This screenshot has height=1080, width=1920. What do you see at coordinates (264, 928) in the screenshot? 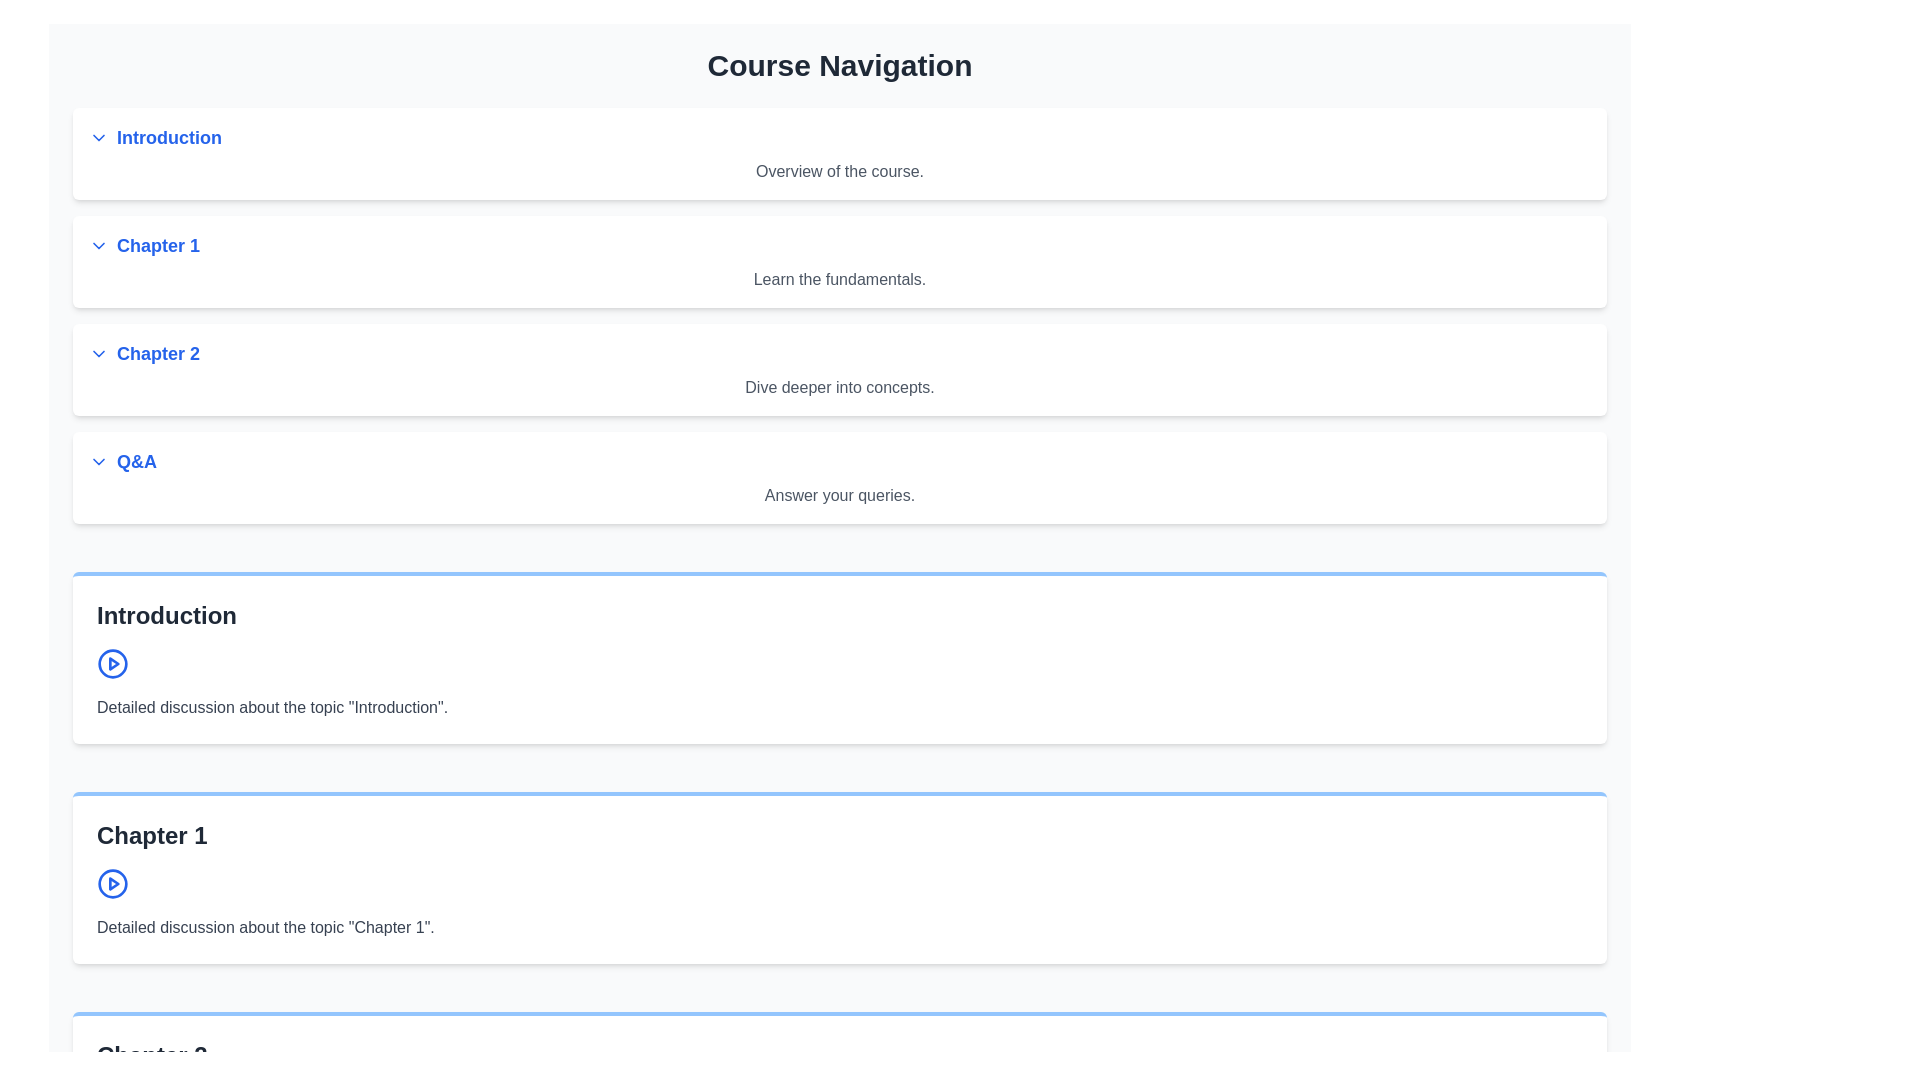
I see `the text block located below the heading 'Chapter 1' and after the play button icon` at bounding box center [264, 928].